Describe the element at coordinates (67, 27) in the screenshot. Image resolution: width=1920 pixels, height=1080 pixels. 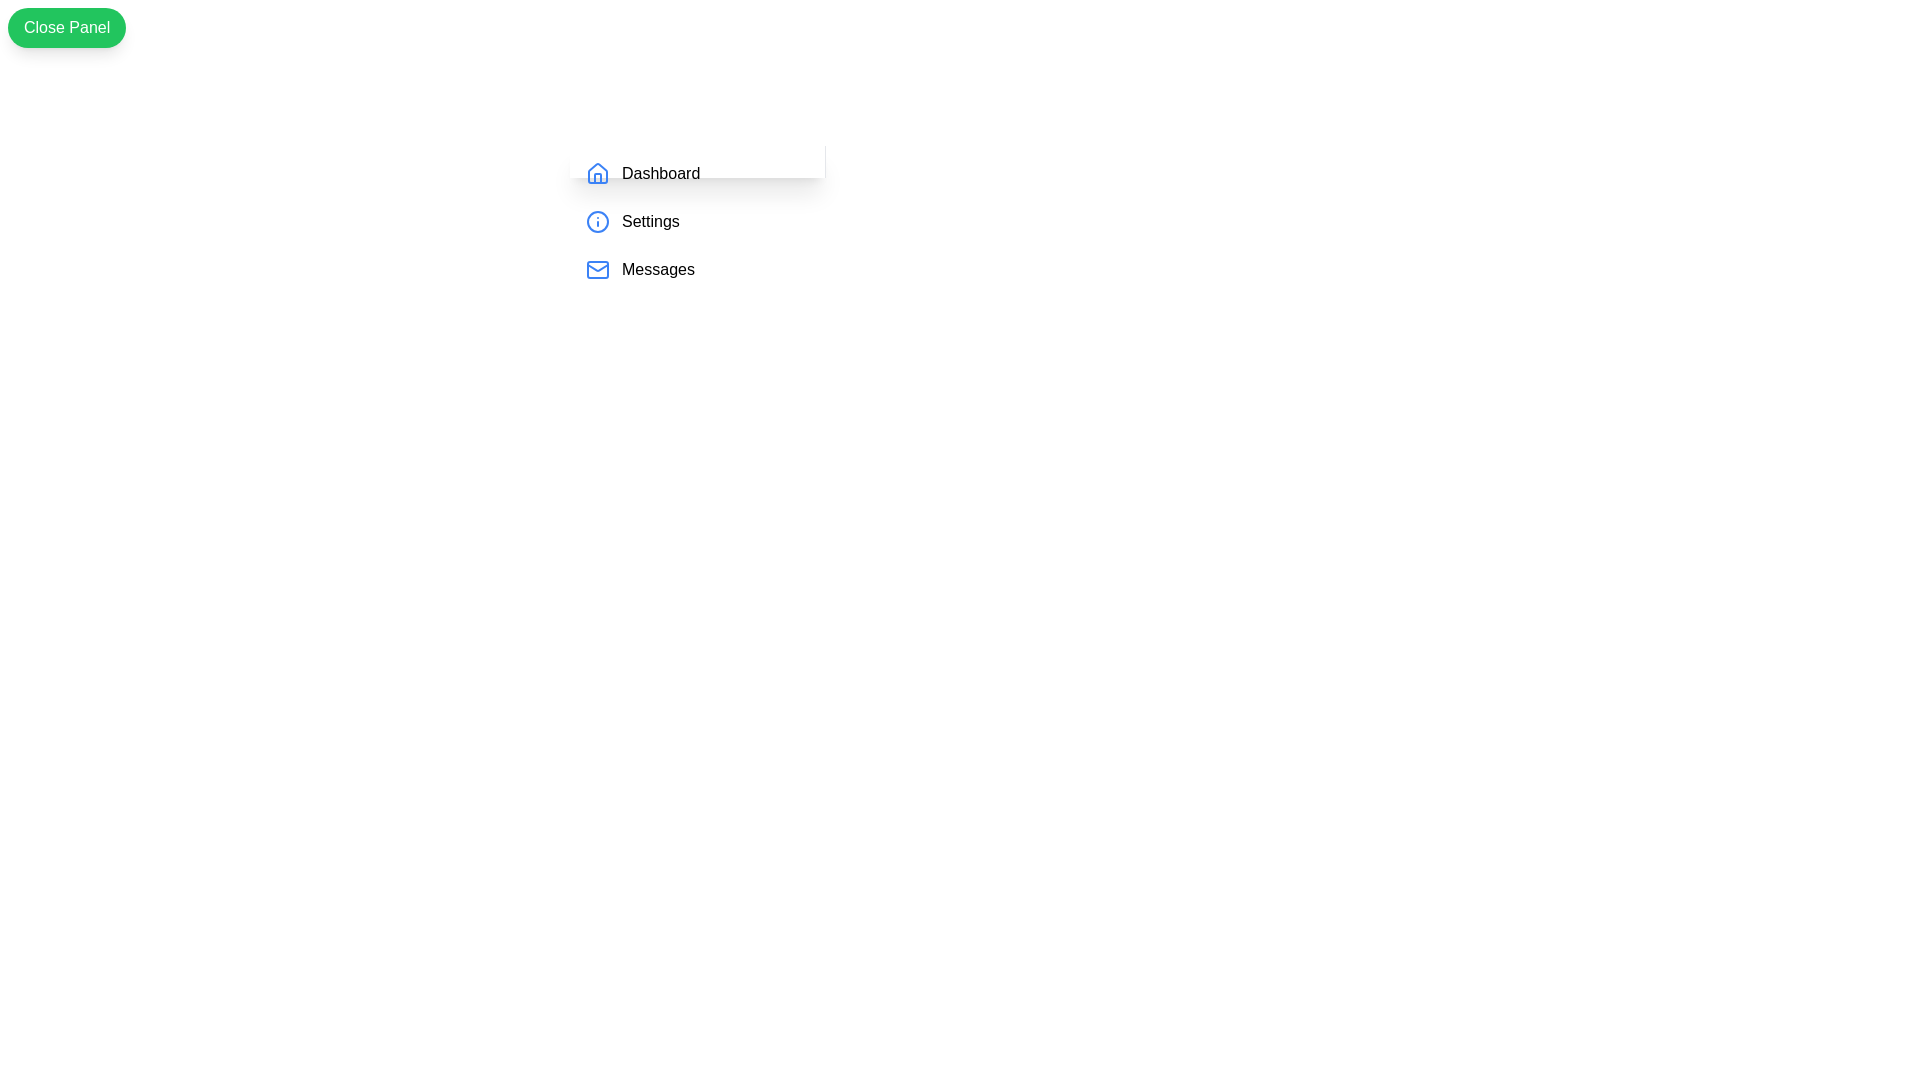
I see `green button labeled 'Close Panel' to toggle the drawer` at that location.